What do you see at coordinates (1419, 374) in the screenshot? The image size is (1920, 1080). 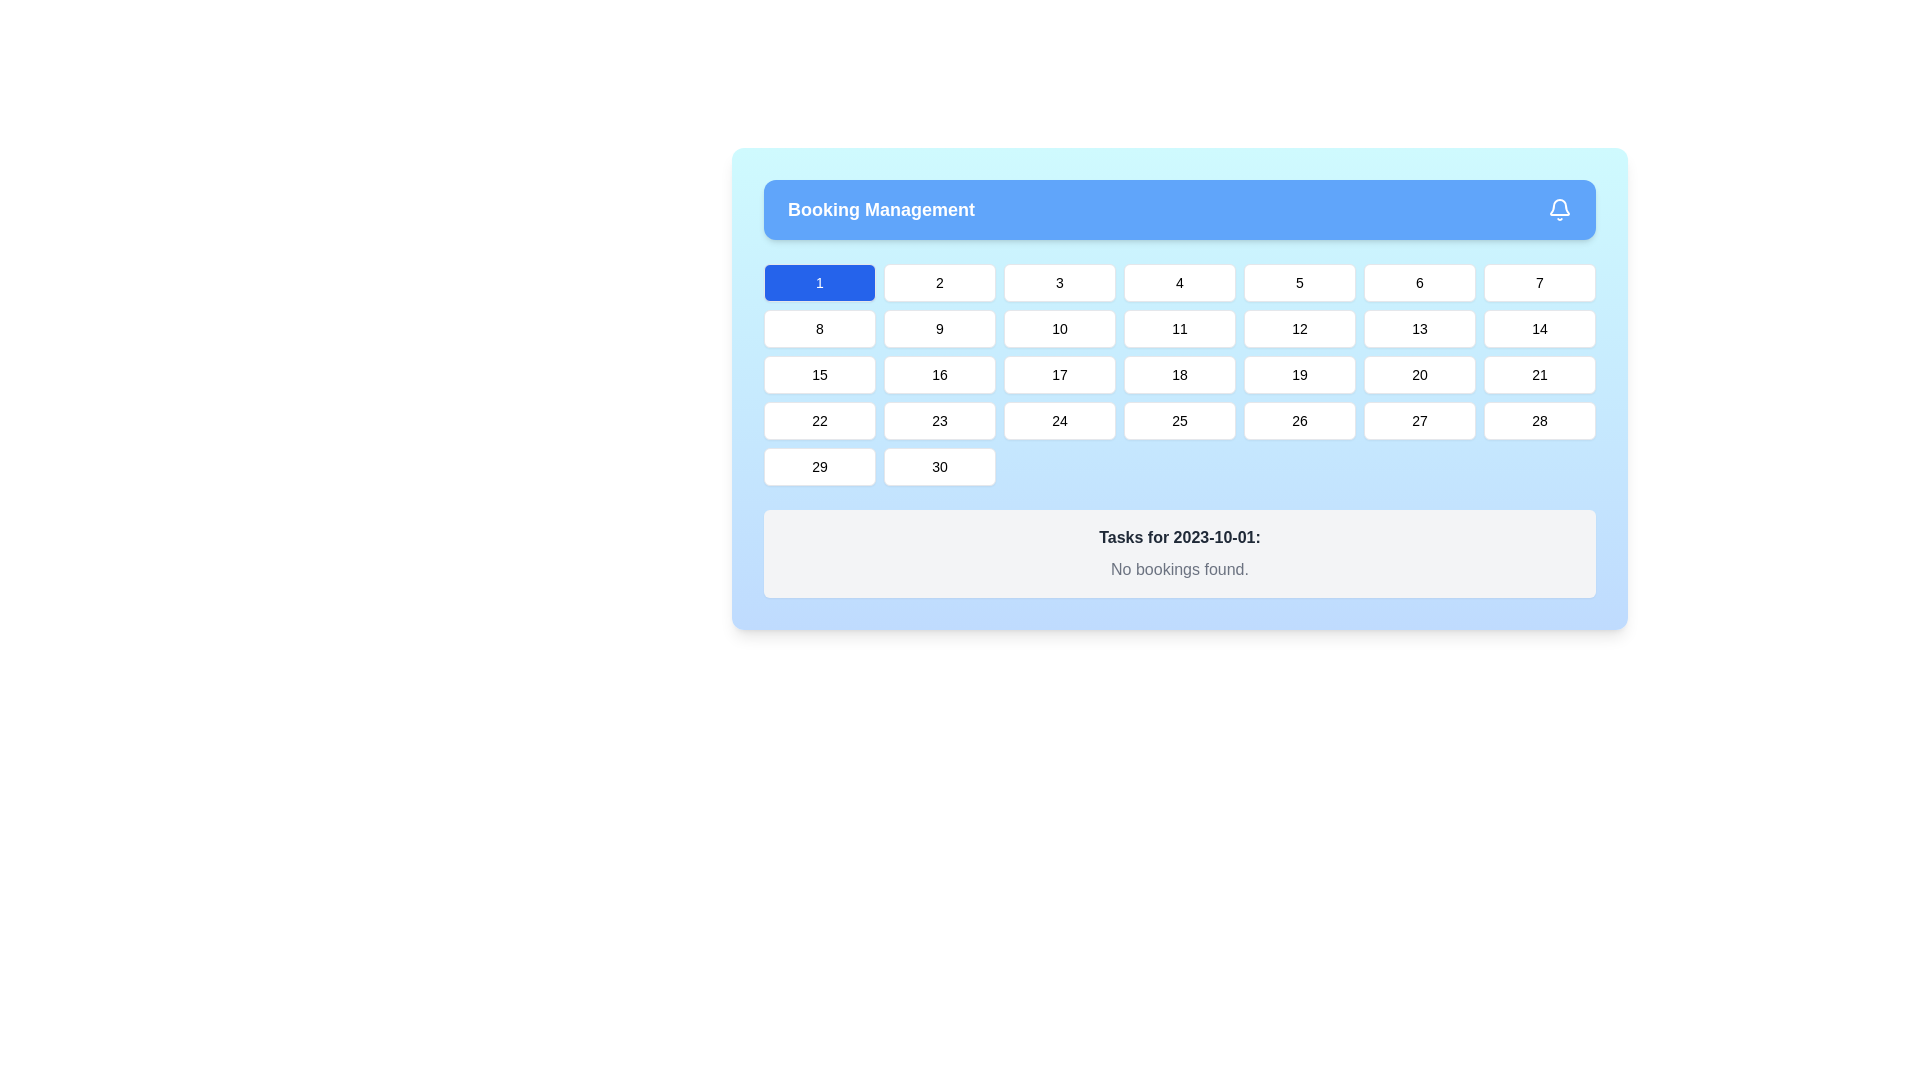 I see `the button displaying the number '20', which has a white background, black text, rounded corners, and is located` at bounding box center [1419, 374].